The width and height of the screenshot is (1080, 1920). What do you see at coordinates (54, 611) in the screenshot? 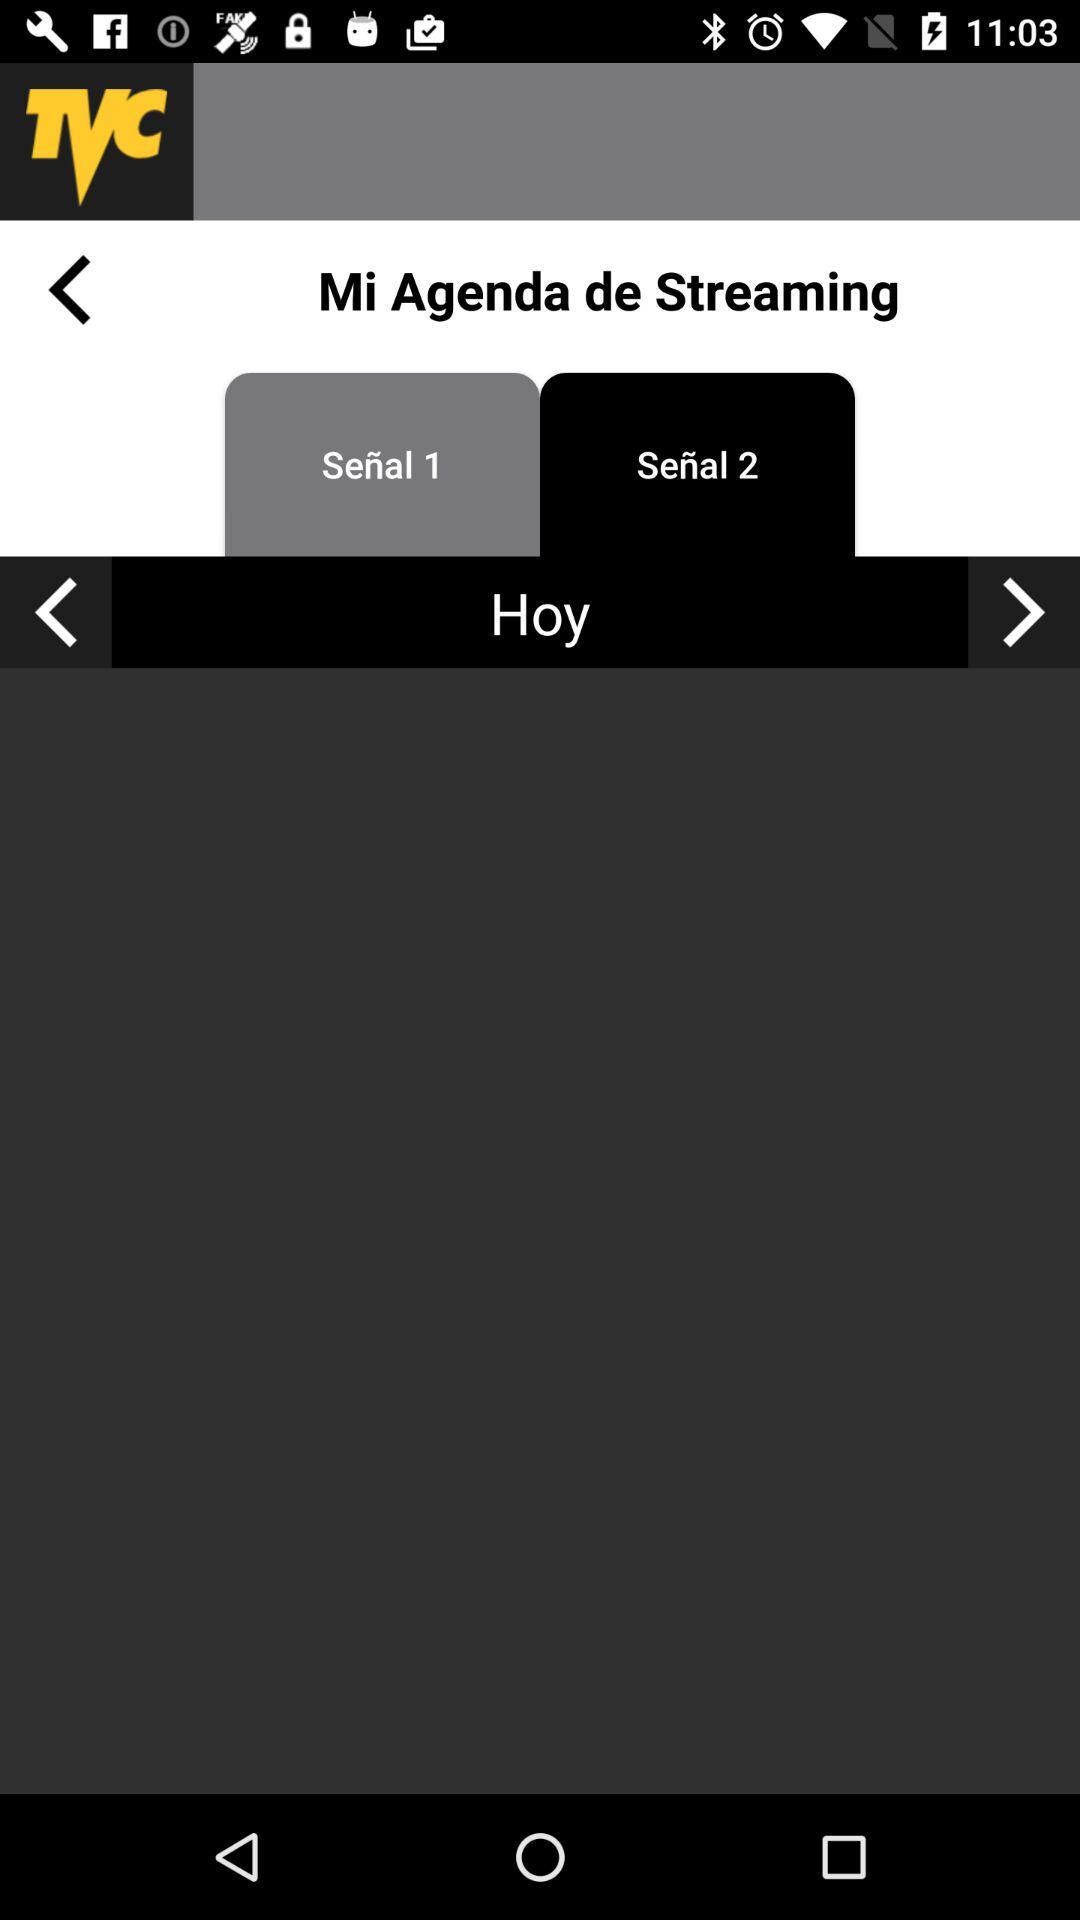
I see `previous` at bounding box center [54, 611].